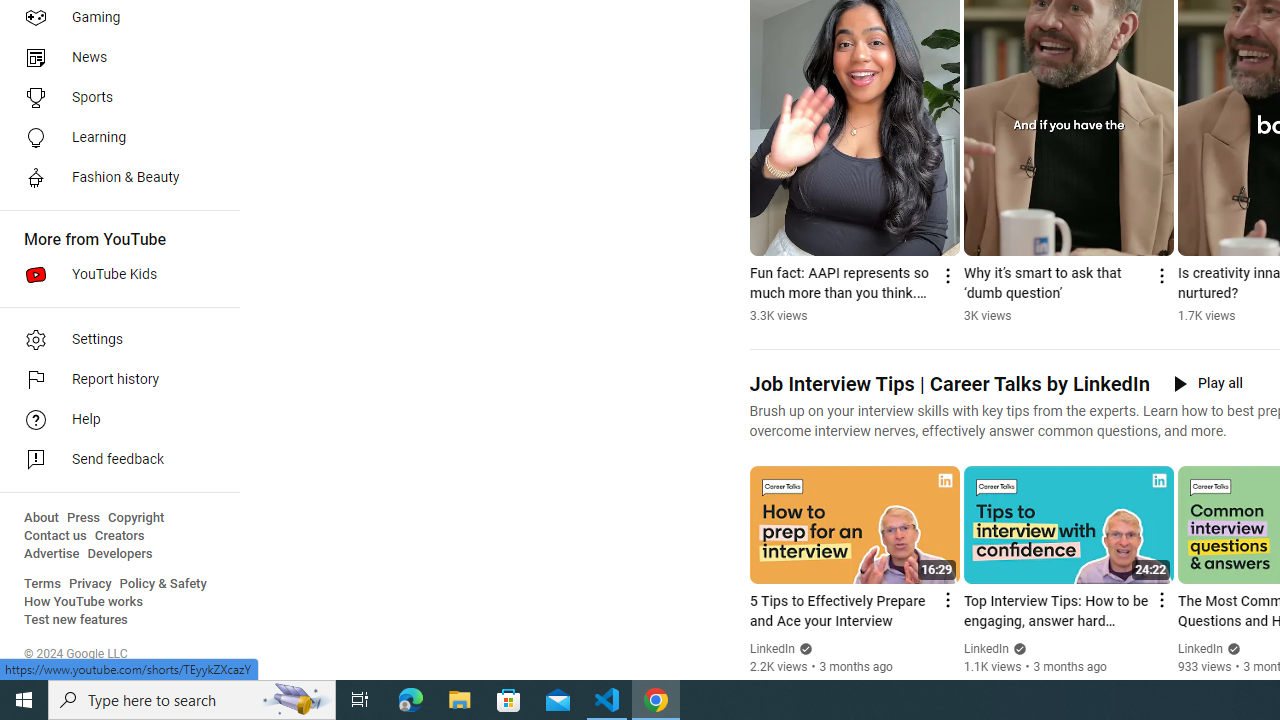 The image size is (1280, 720). I want to click on 'Fashion & Beauty', so click(112, 176).